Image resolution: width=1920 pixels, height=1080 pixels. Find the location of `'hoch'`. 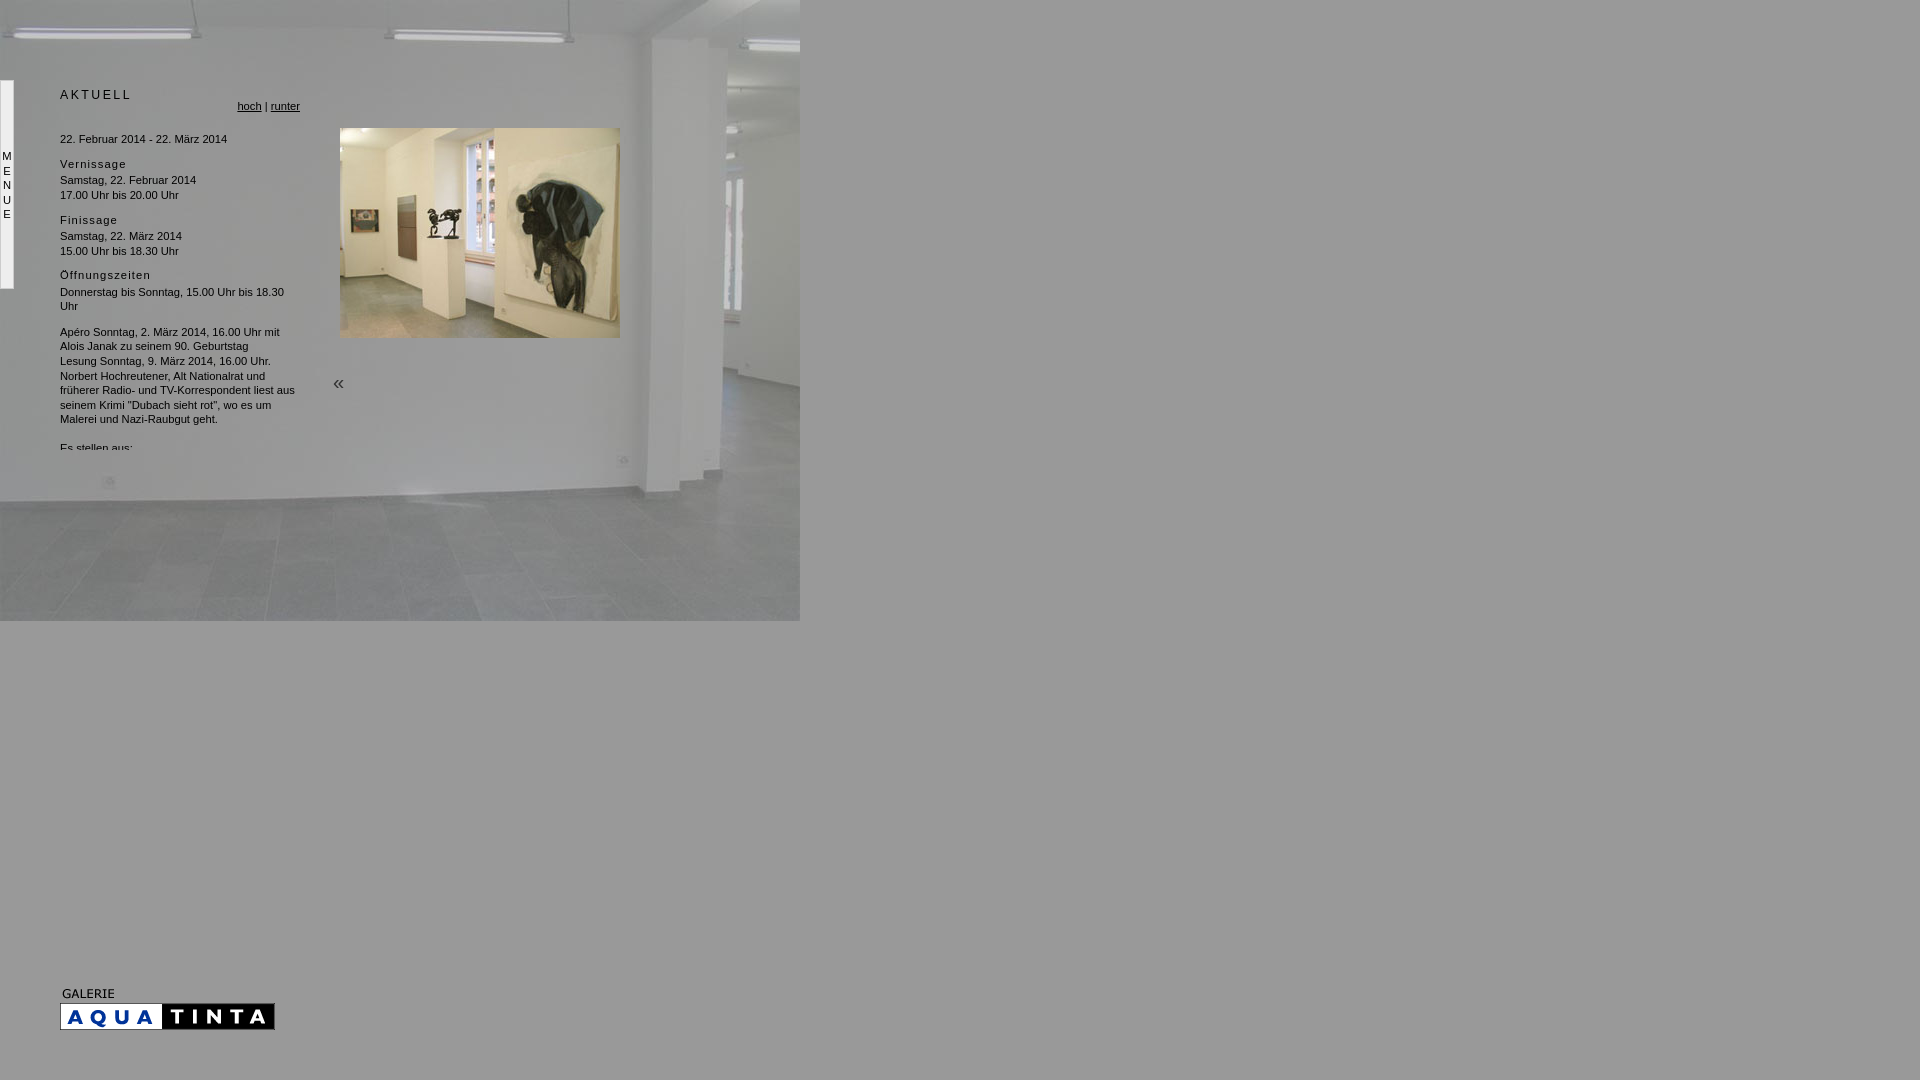

'hoch' is located at coordinates (248, 105).